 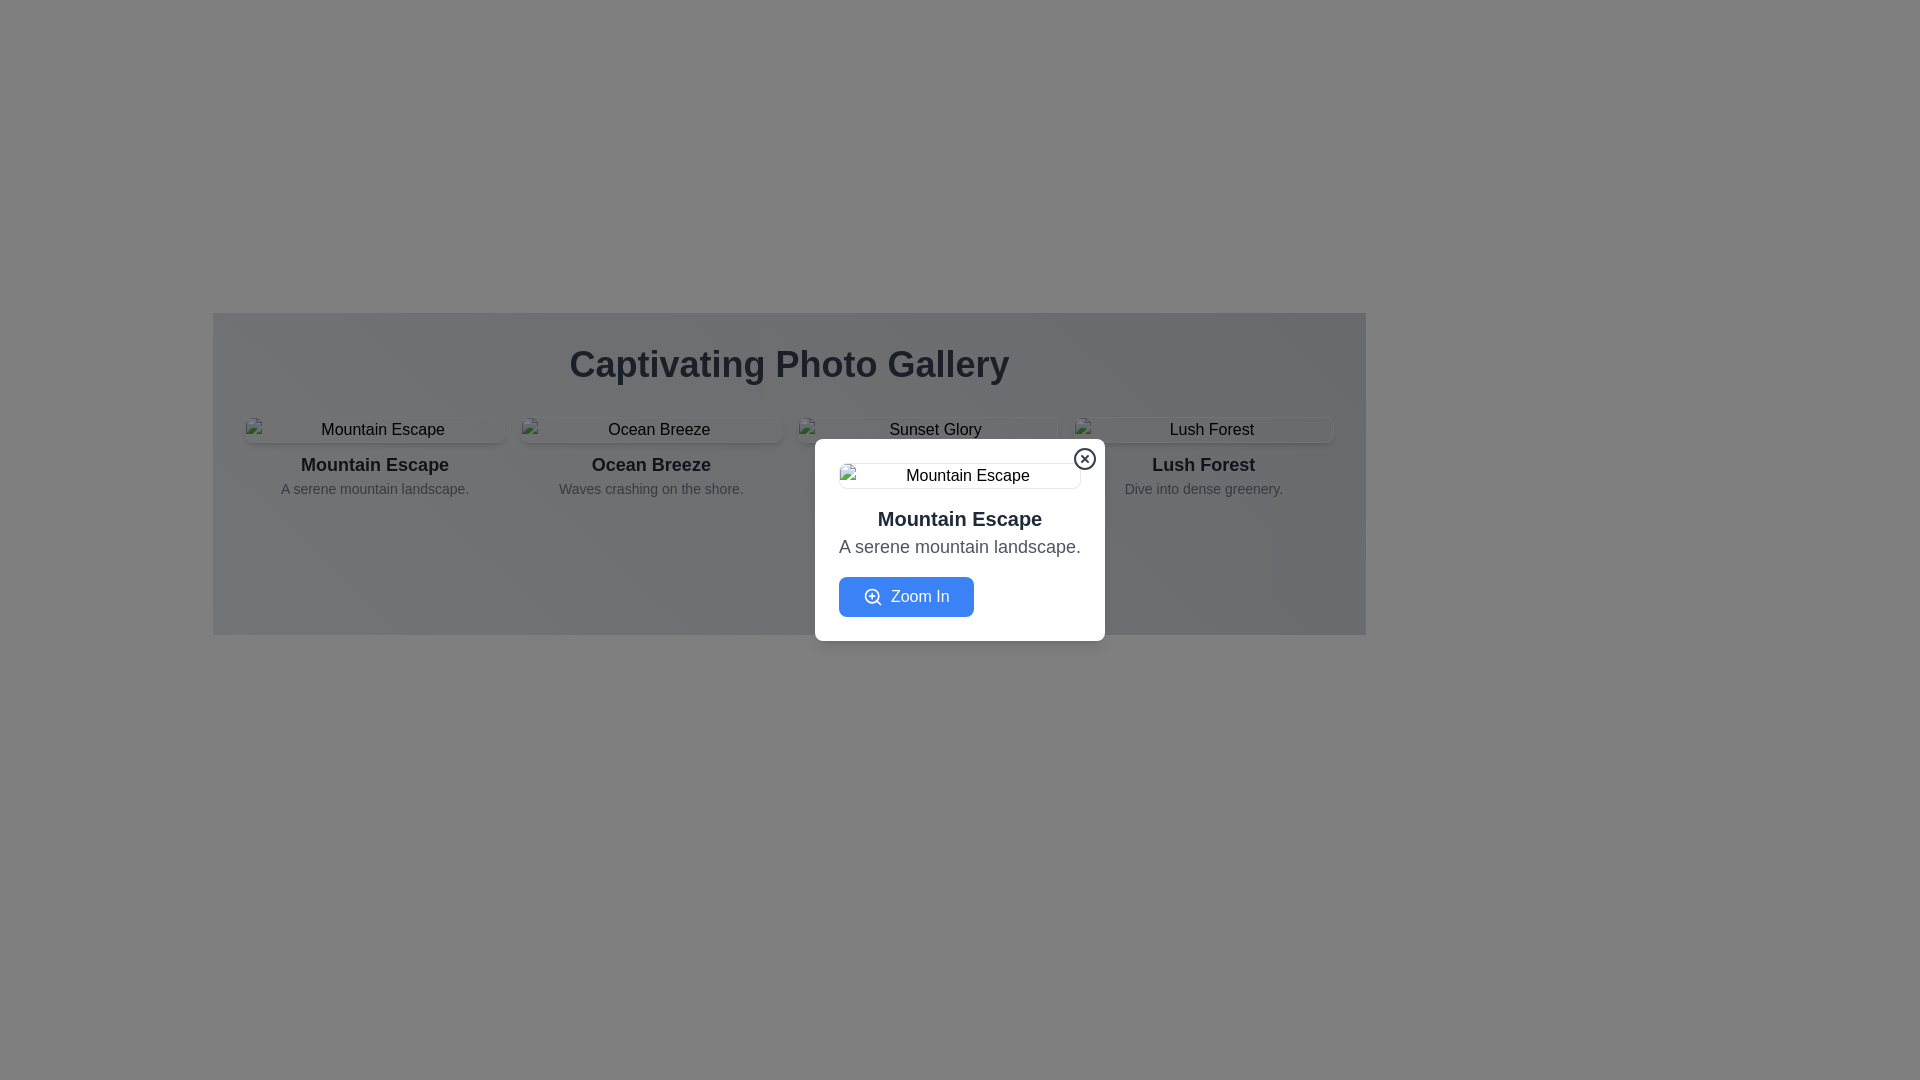 What do you see at coordinates (905, 596) in the screenshot?
I see `the zoom-in button located at the bottom of the 'Mountain Escape' dialog box` at bounding box center [905, 596].